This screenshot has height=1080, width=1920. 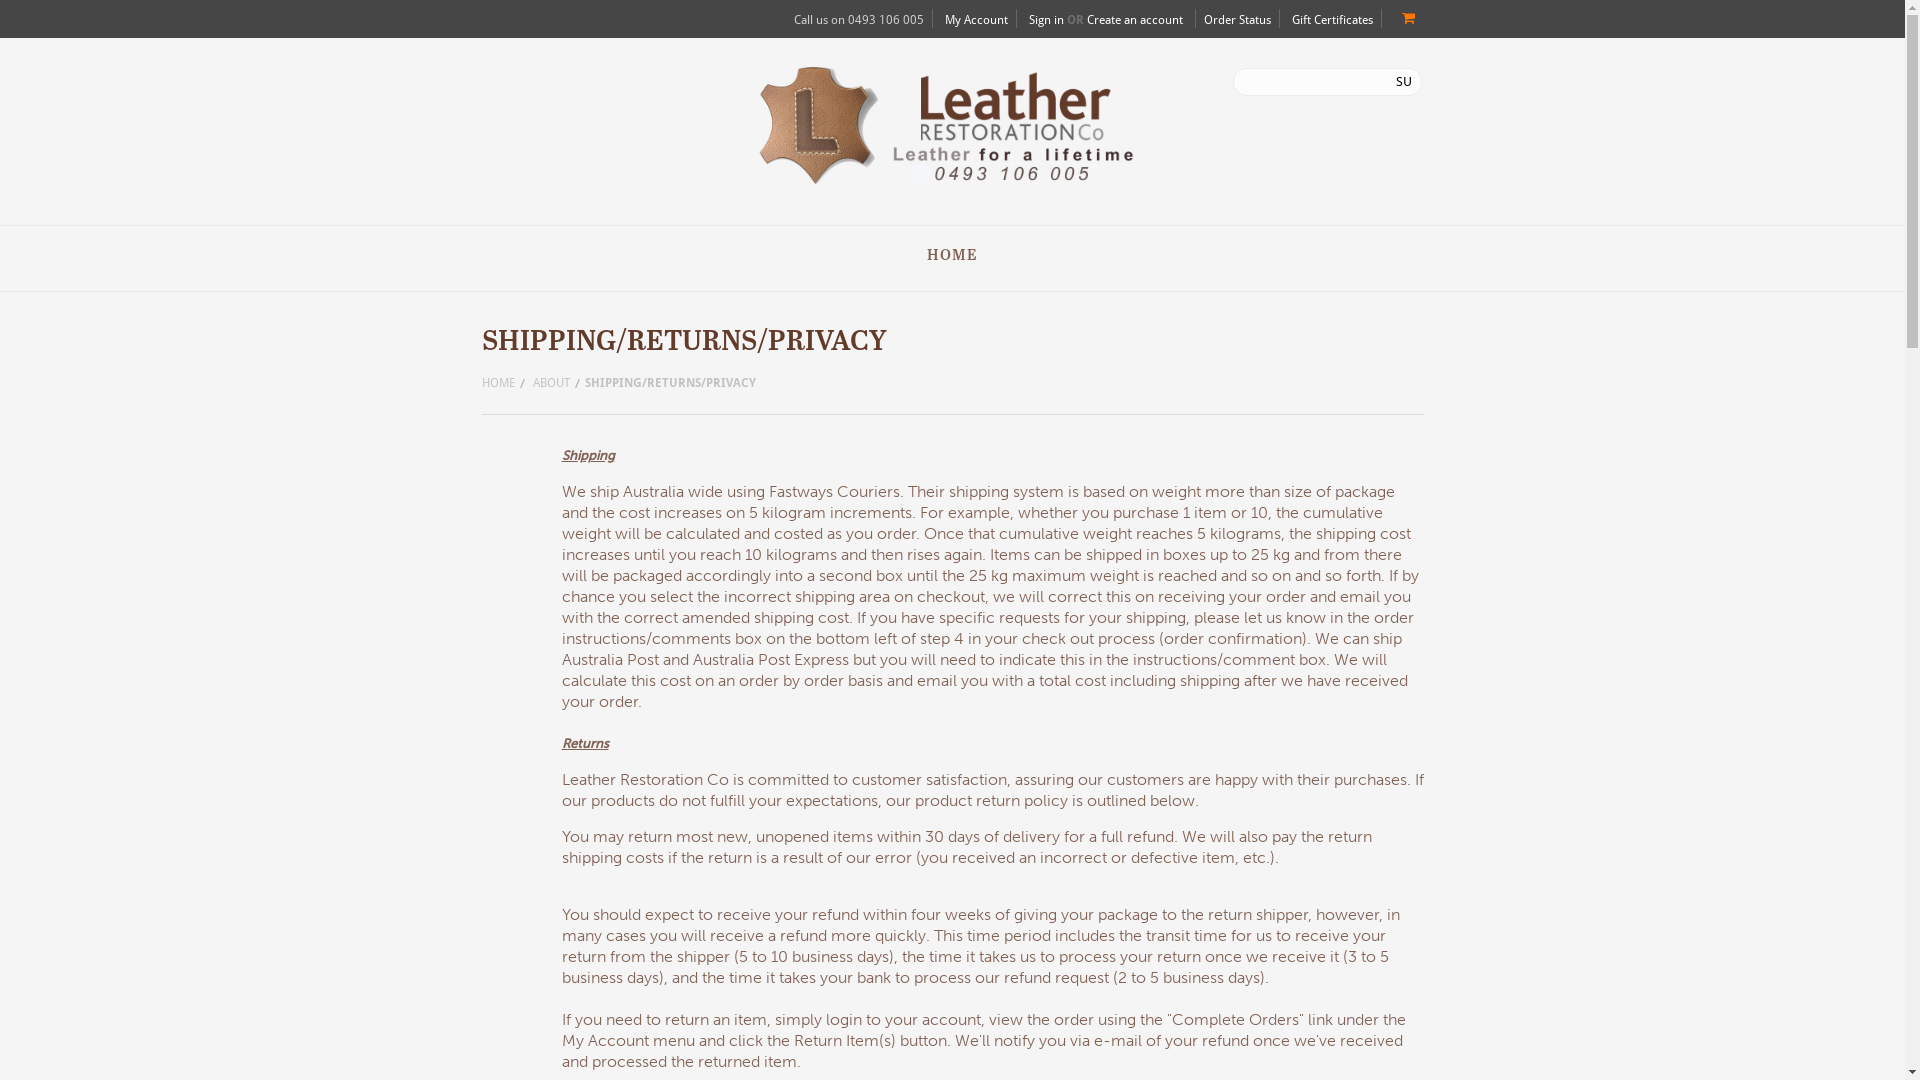 I want to click on 'Order Status', so click(x=1236, y=19).